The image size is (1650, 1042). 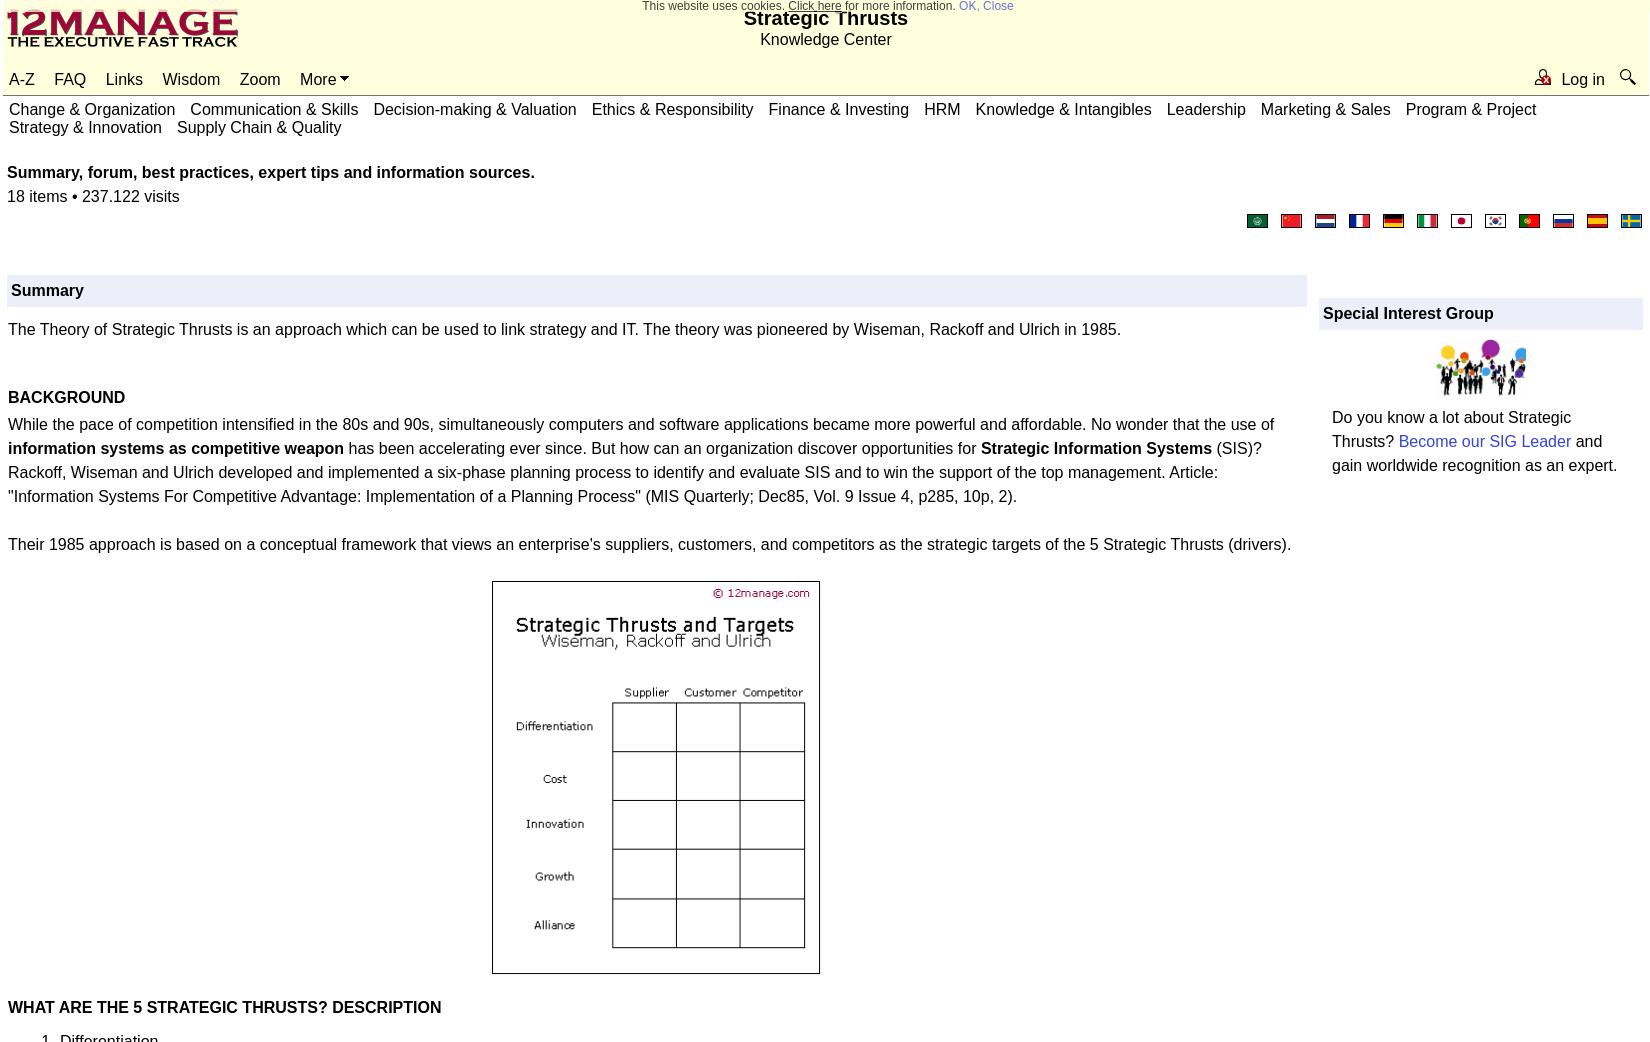 I want to click on 'Wisdom', so click(x=191, y=78).